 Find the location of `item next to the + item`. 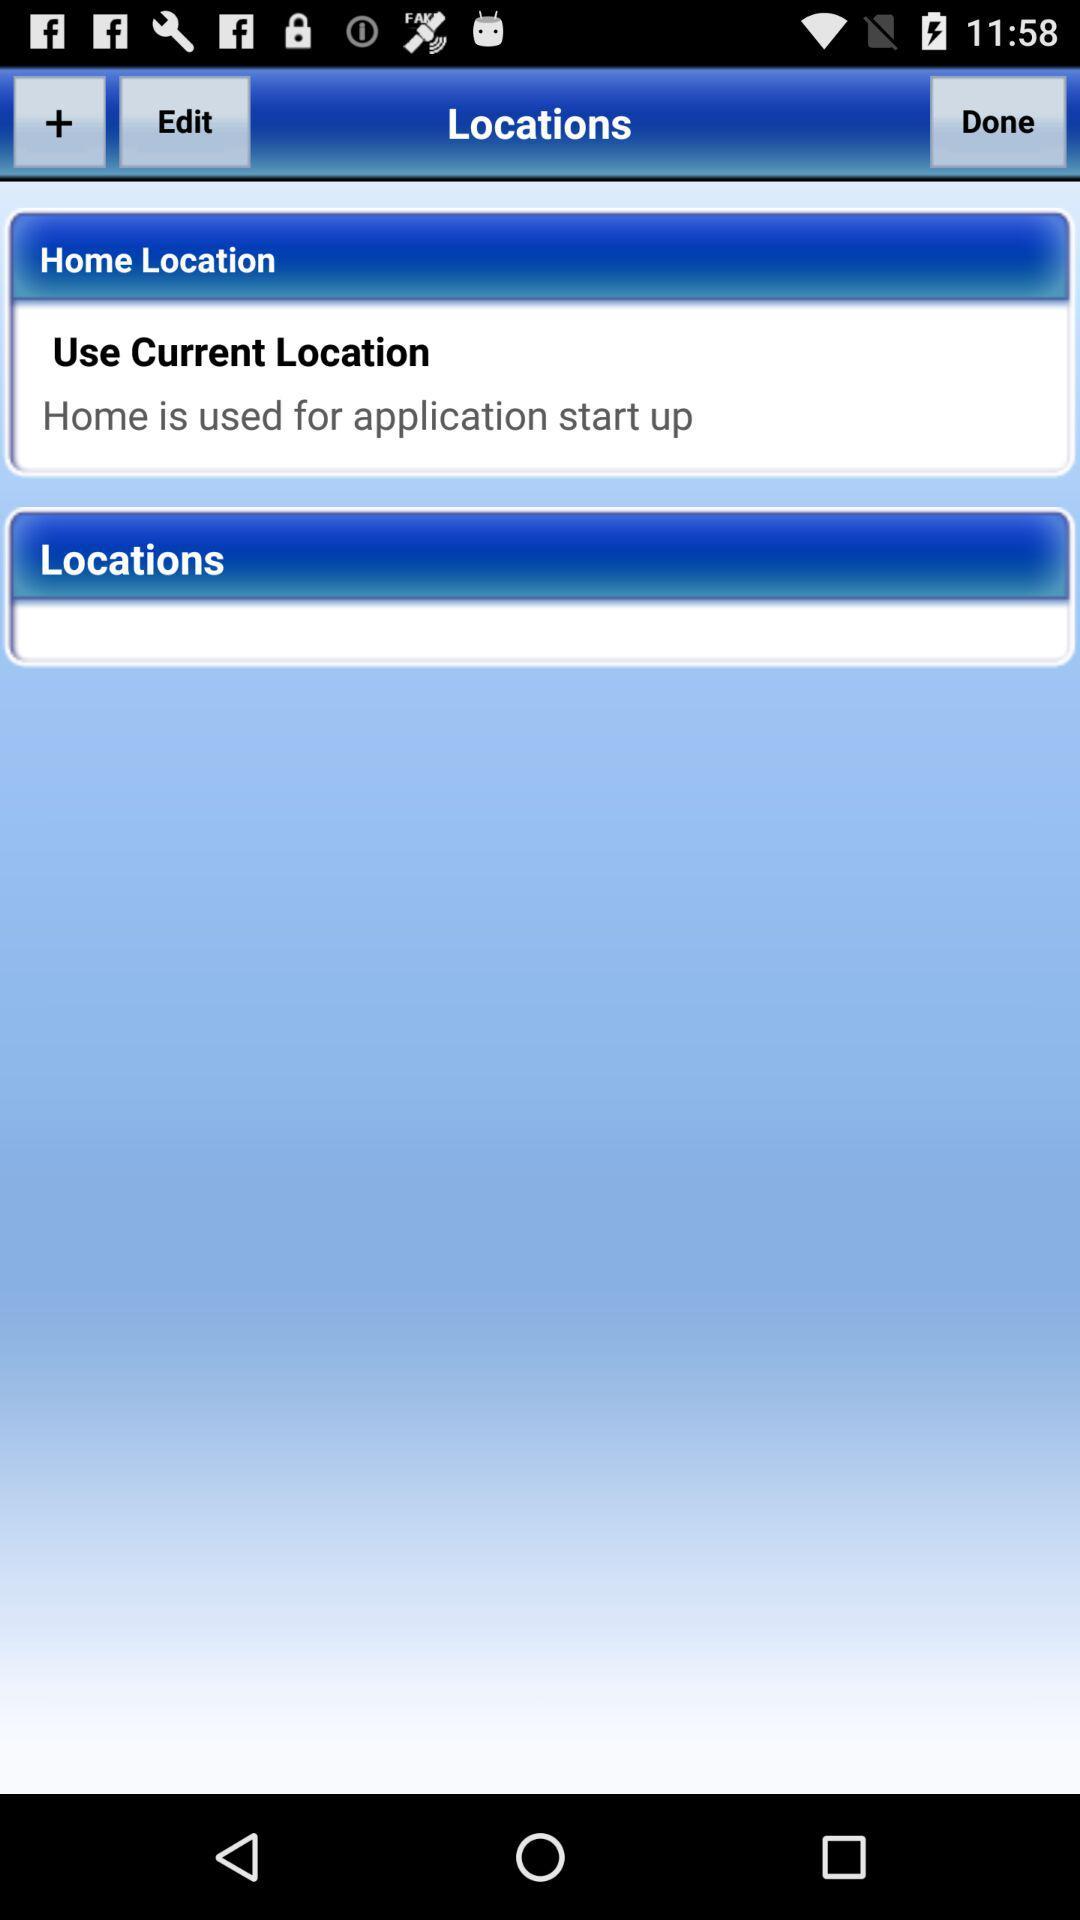

item next to the + item is located at coordinates (184, 120).